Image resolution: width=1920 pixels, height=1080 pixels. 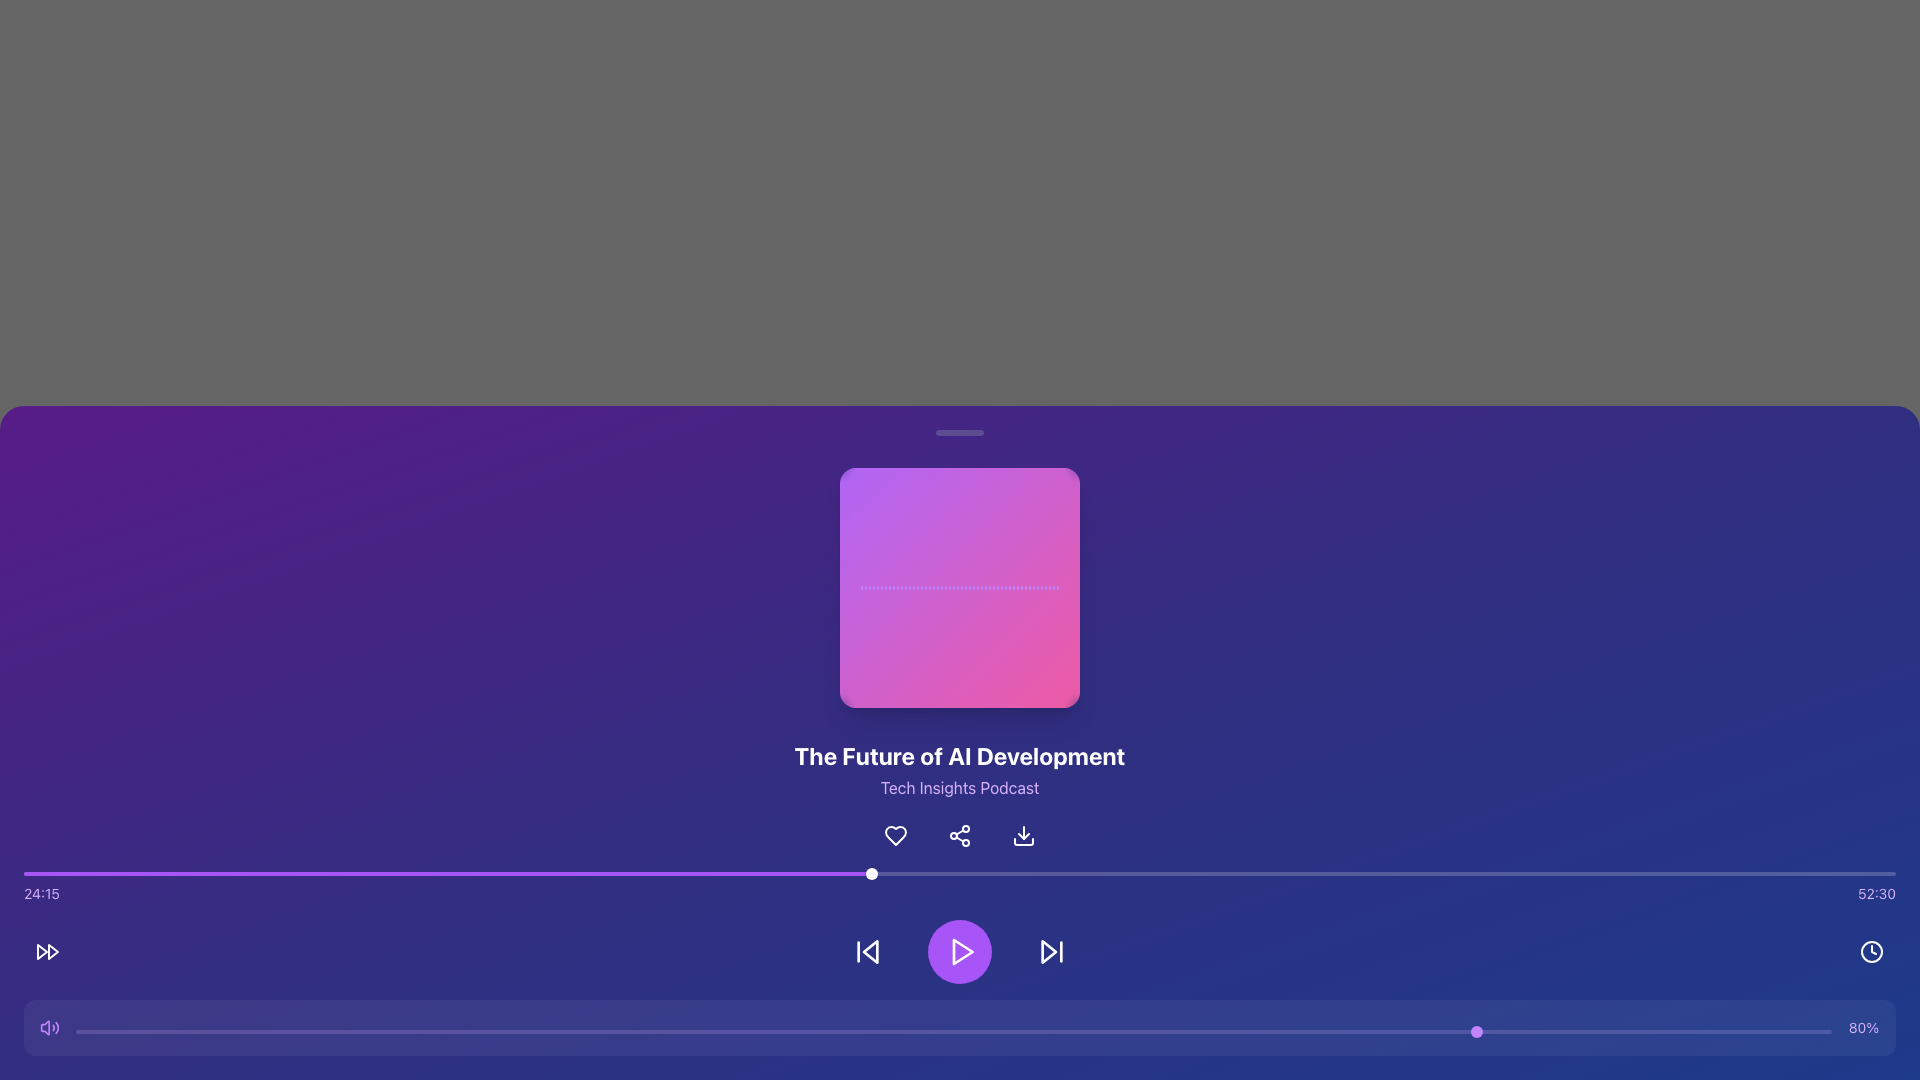 I want to click on the slider value, so click(x=1532, y=1032).